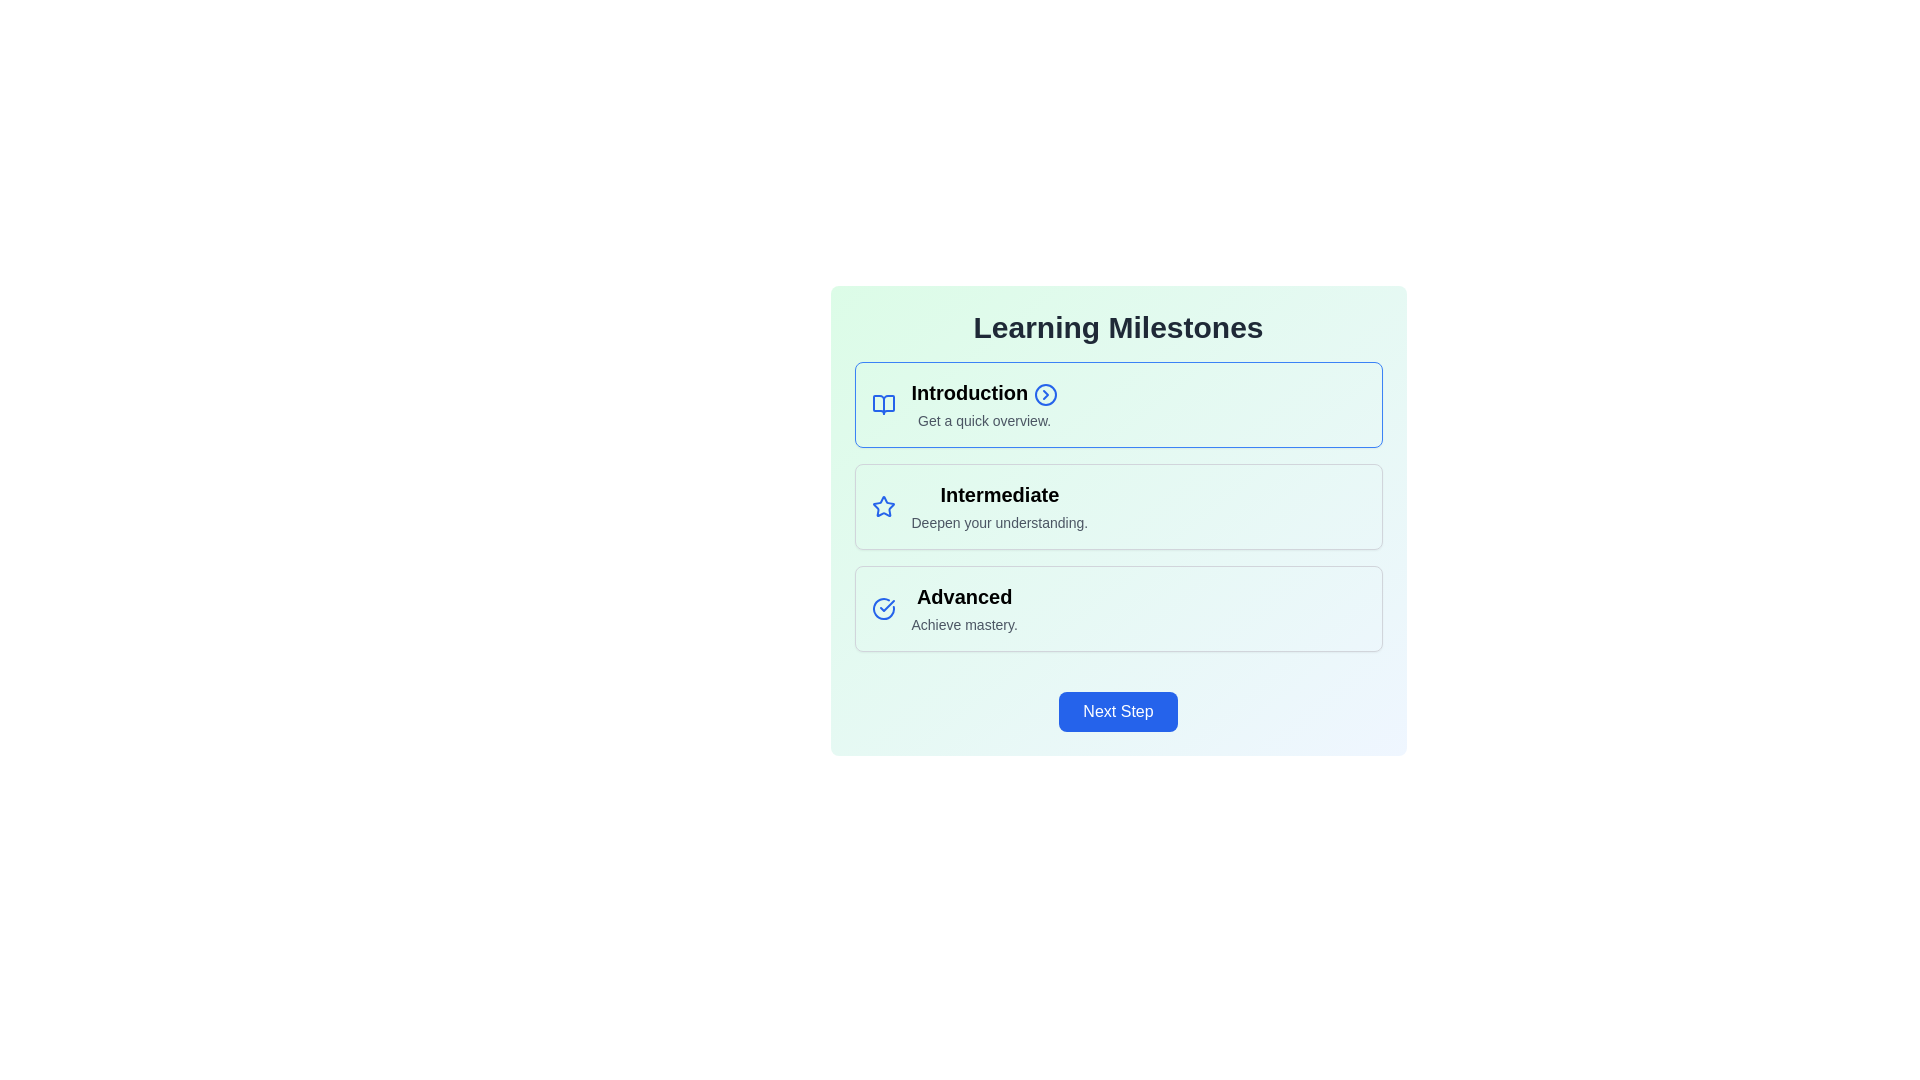 The height and width of the screenshot is (1080, 1920). Describe the element at coordinates (882, 505) in the screenshot. I see `the star icon representing the 'Intermediate' stage, located on the left side of the 'Intermediate' text under 'Learning Milestones'` at that location.